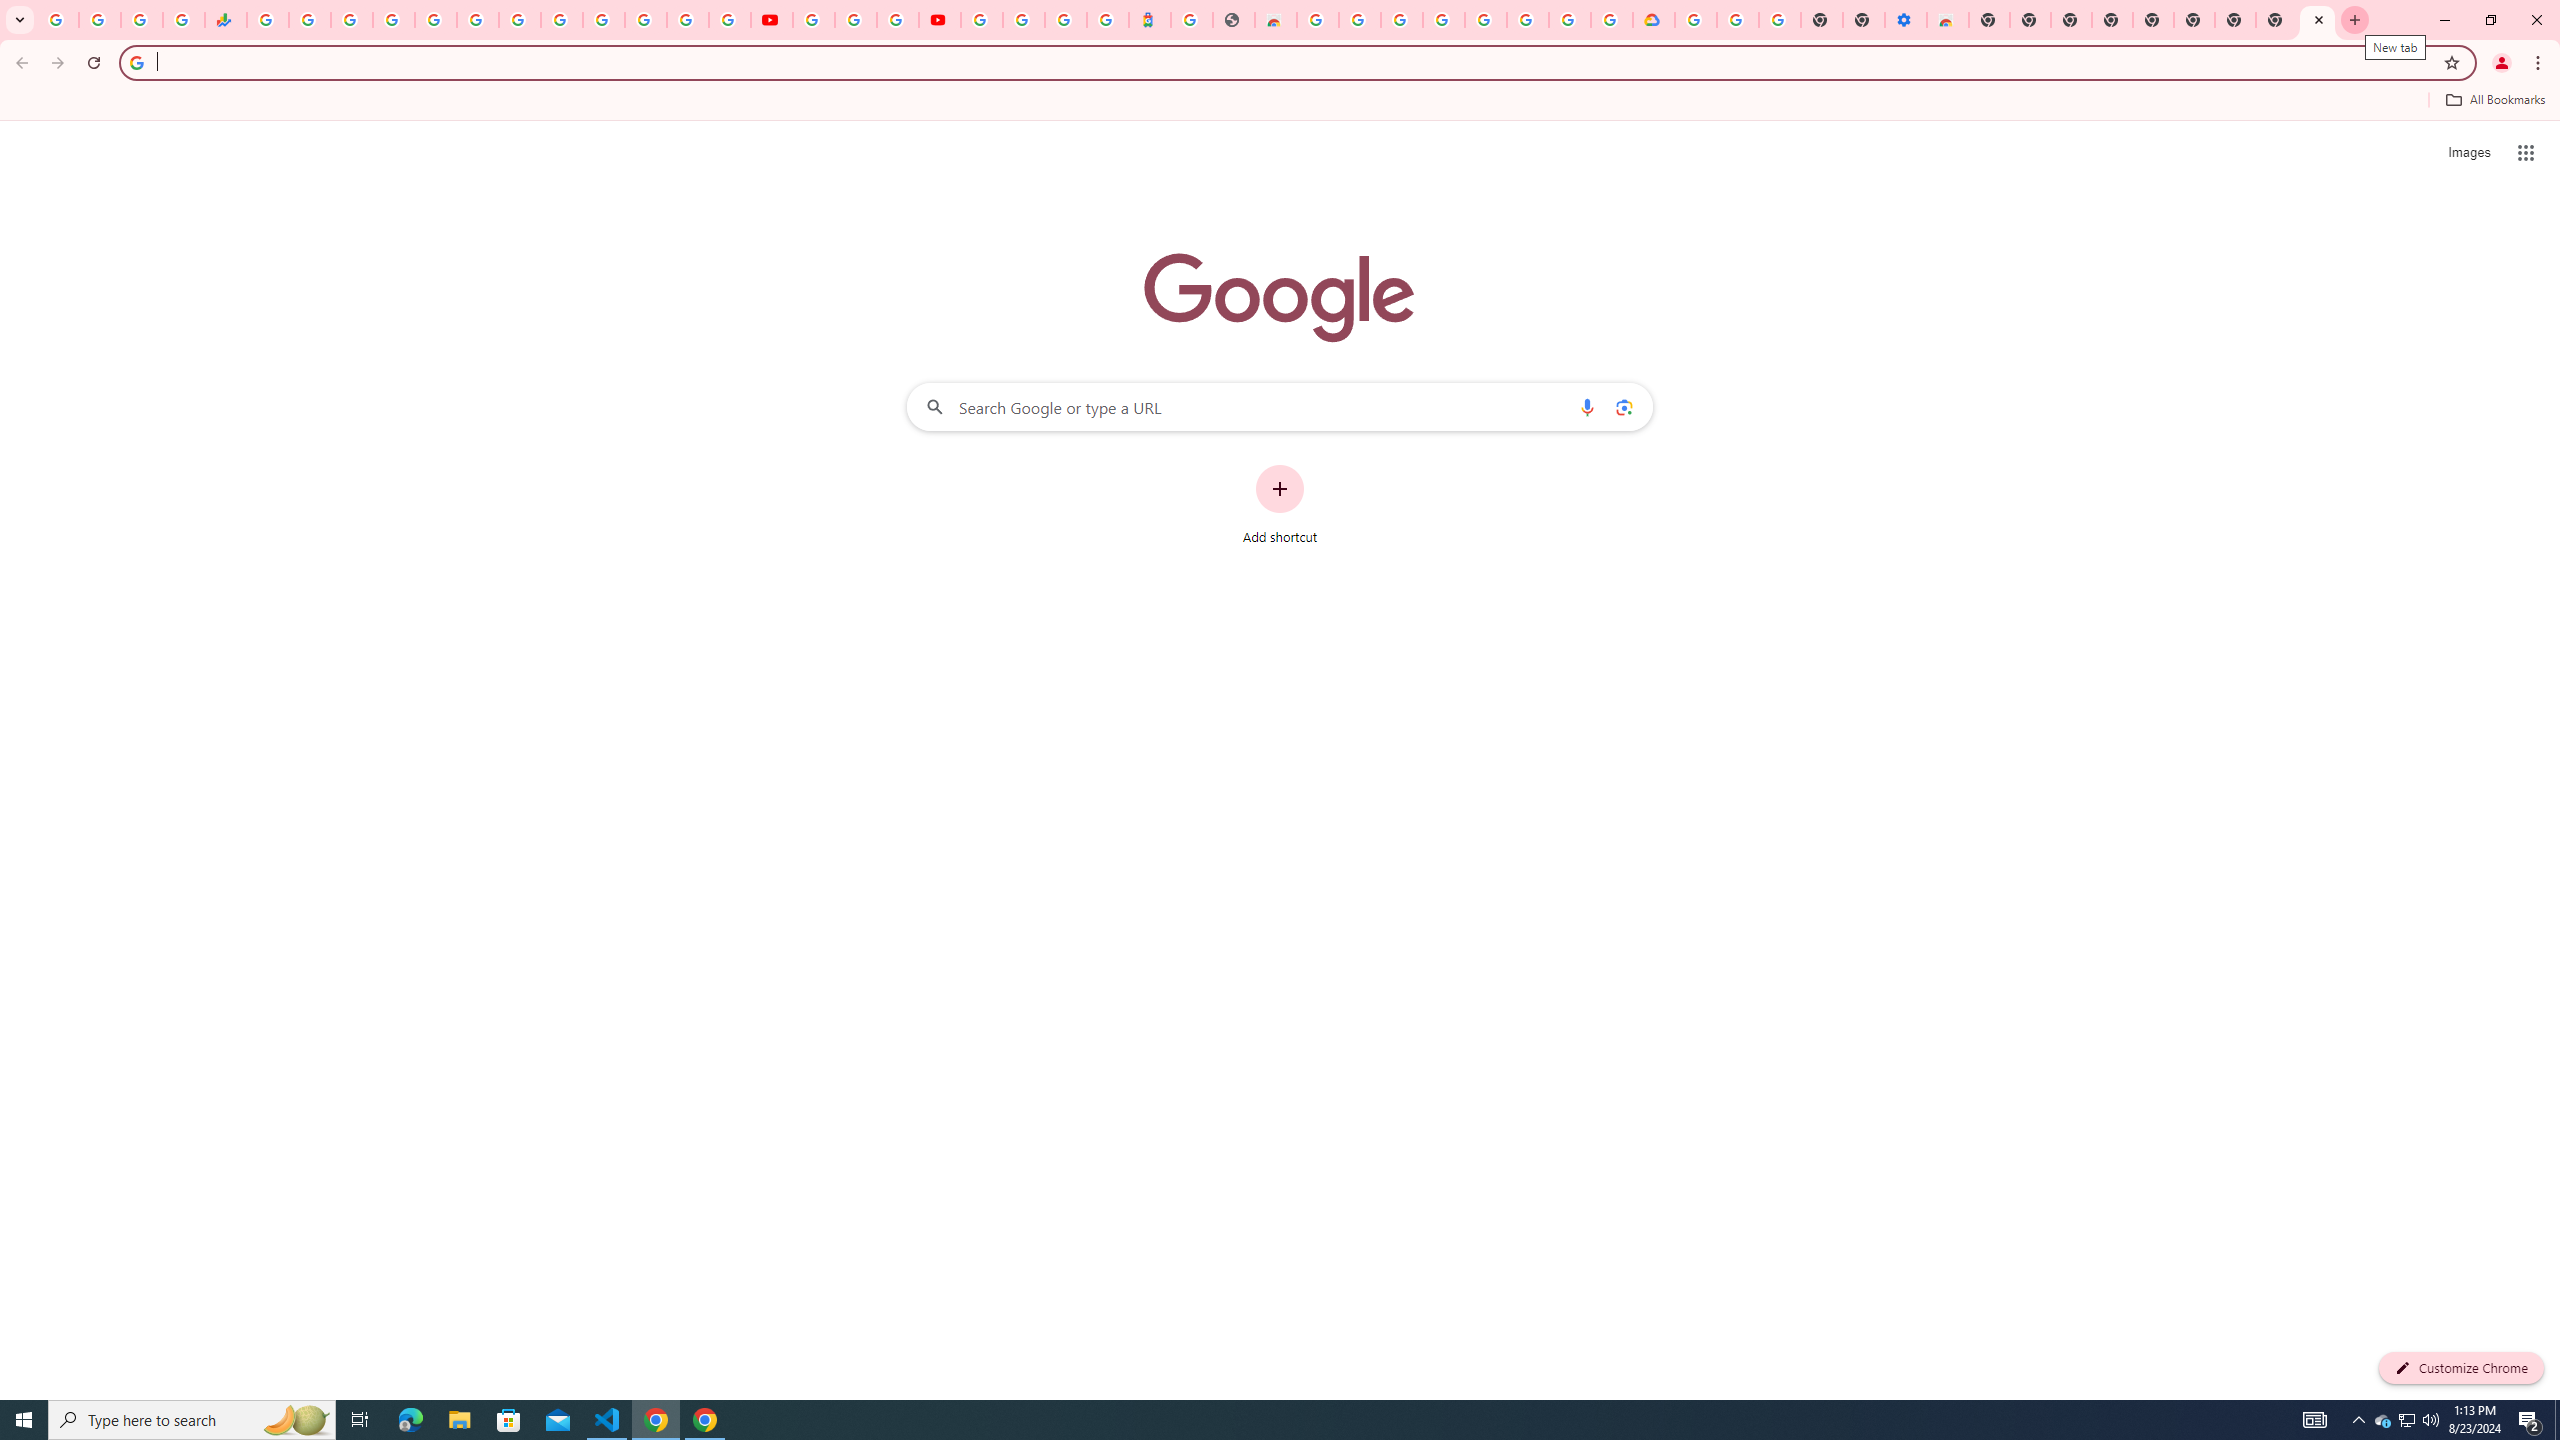 Image resolution: width=2560 pixels, height=1440 pixels. Describe the element at coordinates (814, 19) in the screenshot. I see `'YouTube'` at that location.